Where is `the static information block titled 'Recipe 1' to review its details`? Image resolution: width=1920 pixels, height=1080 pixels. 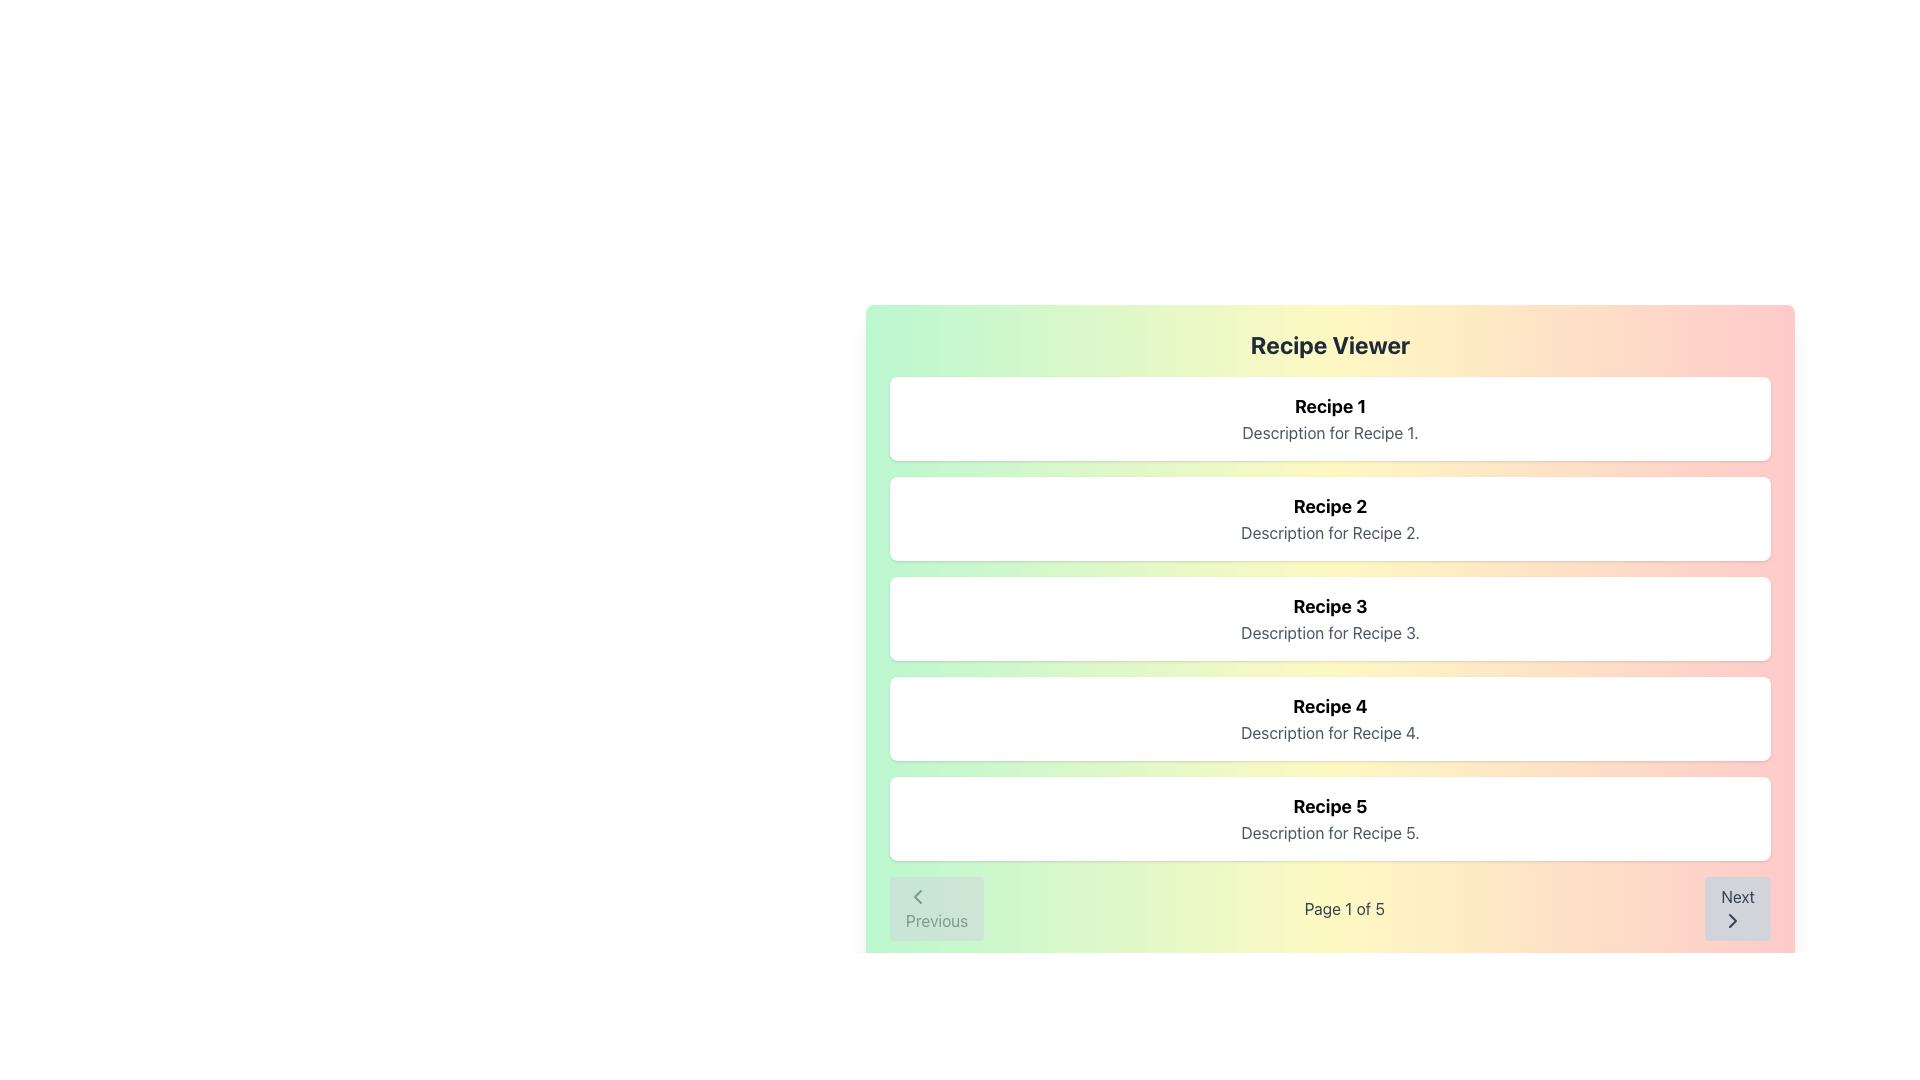
the static information block titled 'Recipe 1' to review its details is located at coordinates (1330, 418).